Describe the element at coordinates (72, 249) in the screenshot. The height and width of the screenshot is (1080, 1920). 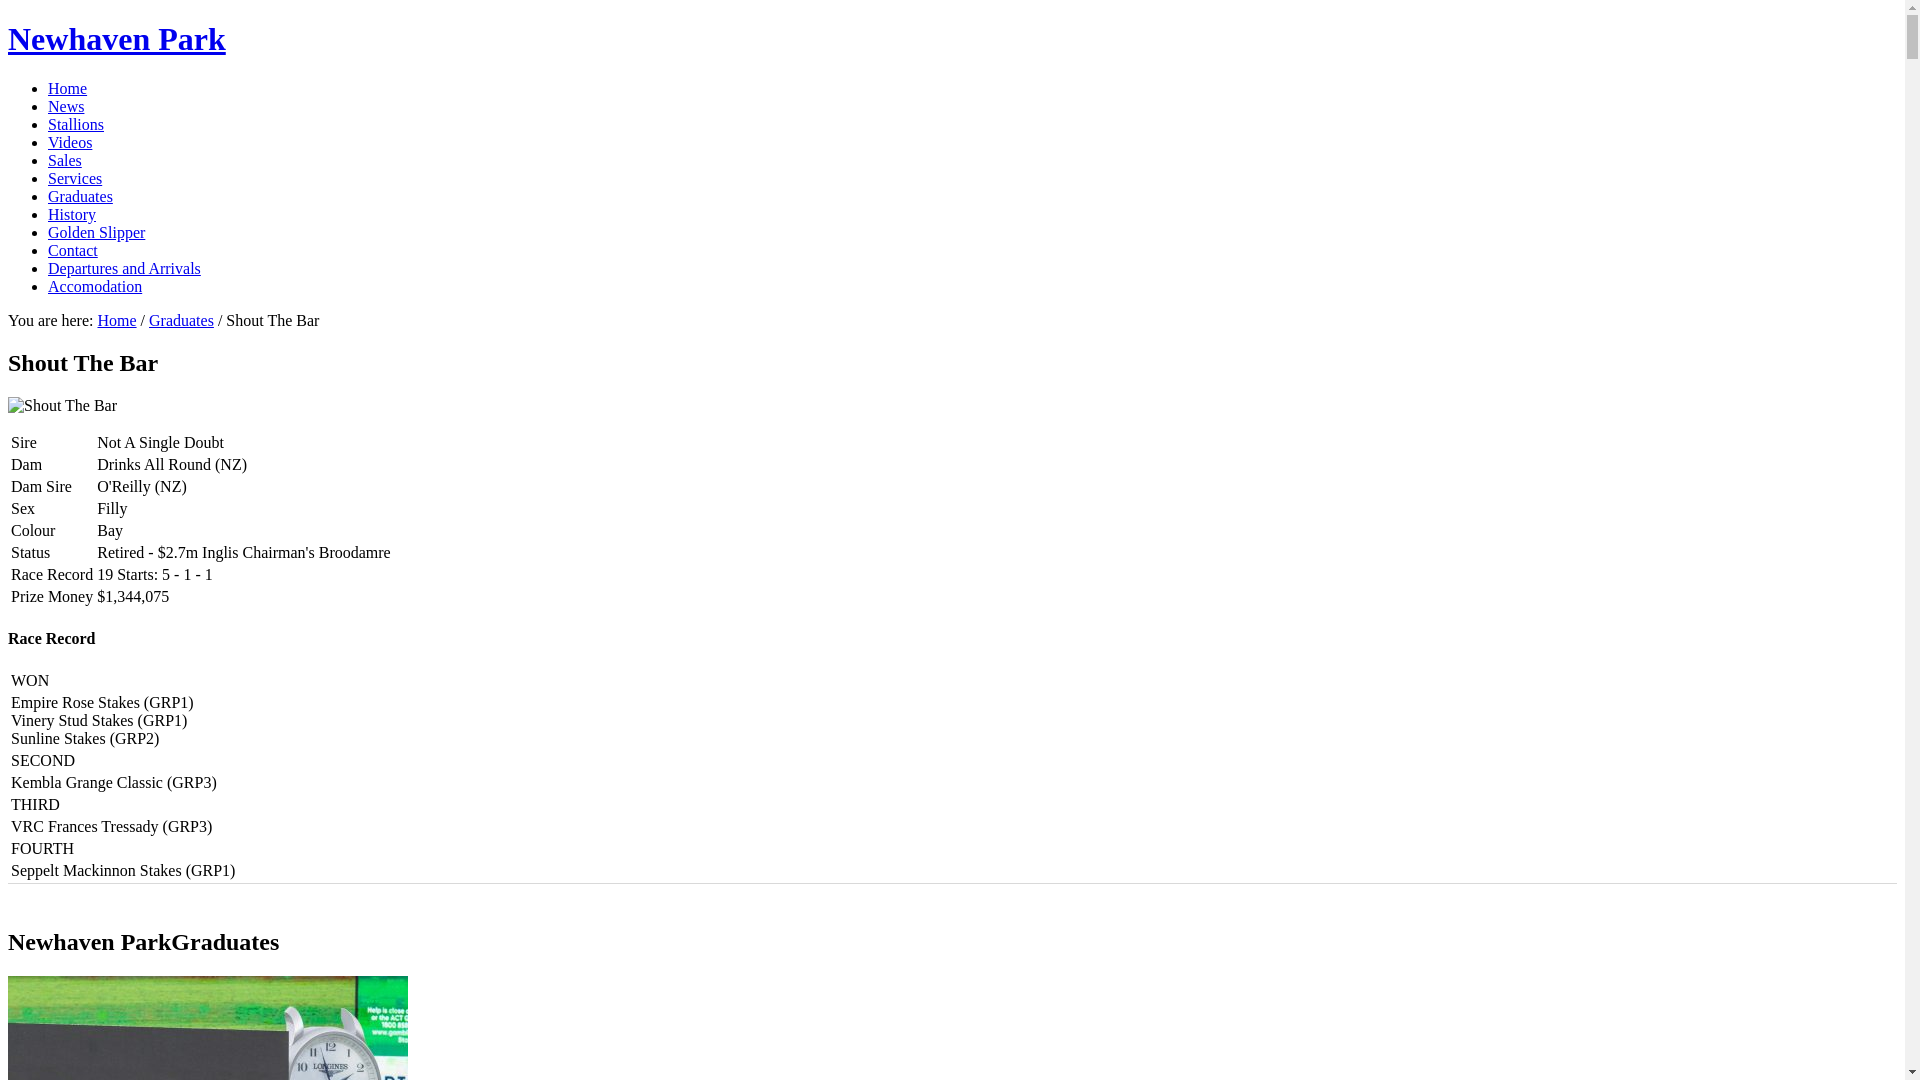
I see `'Contact'` at that location.